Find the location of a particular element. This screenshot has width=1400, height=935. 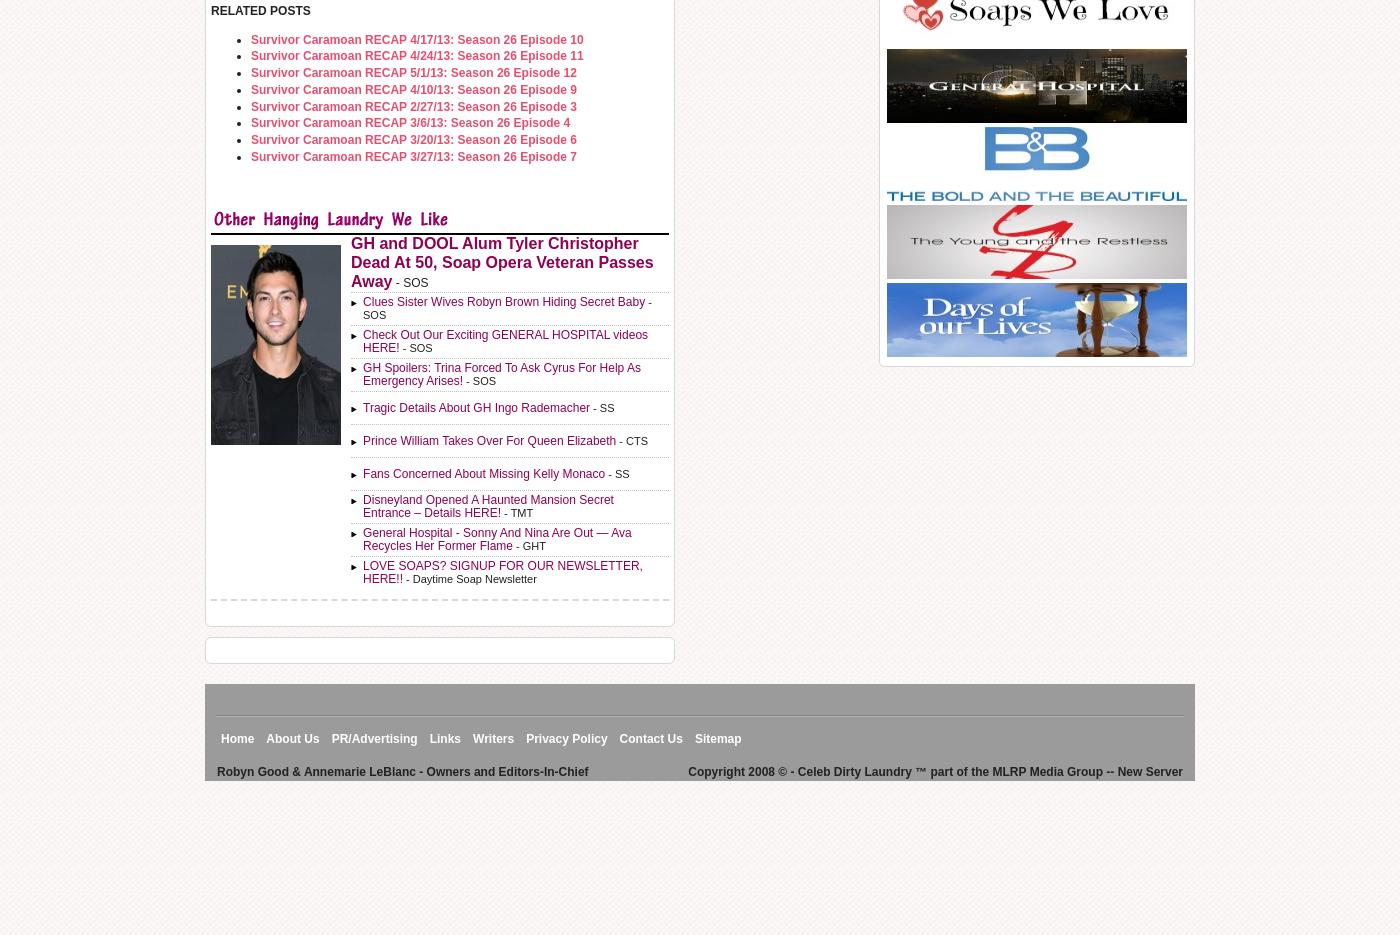

'Copyright 2008 © - Celeb Dirty Laundry ™ part of the MLRP Media Group -- New Server' is located at coordinates (687, 771).